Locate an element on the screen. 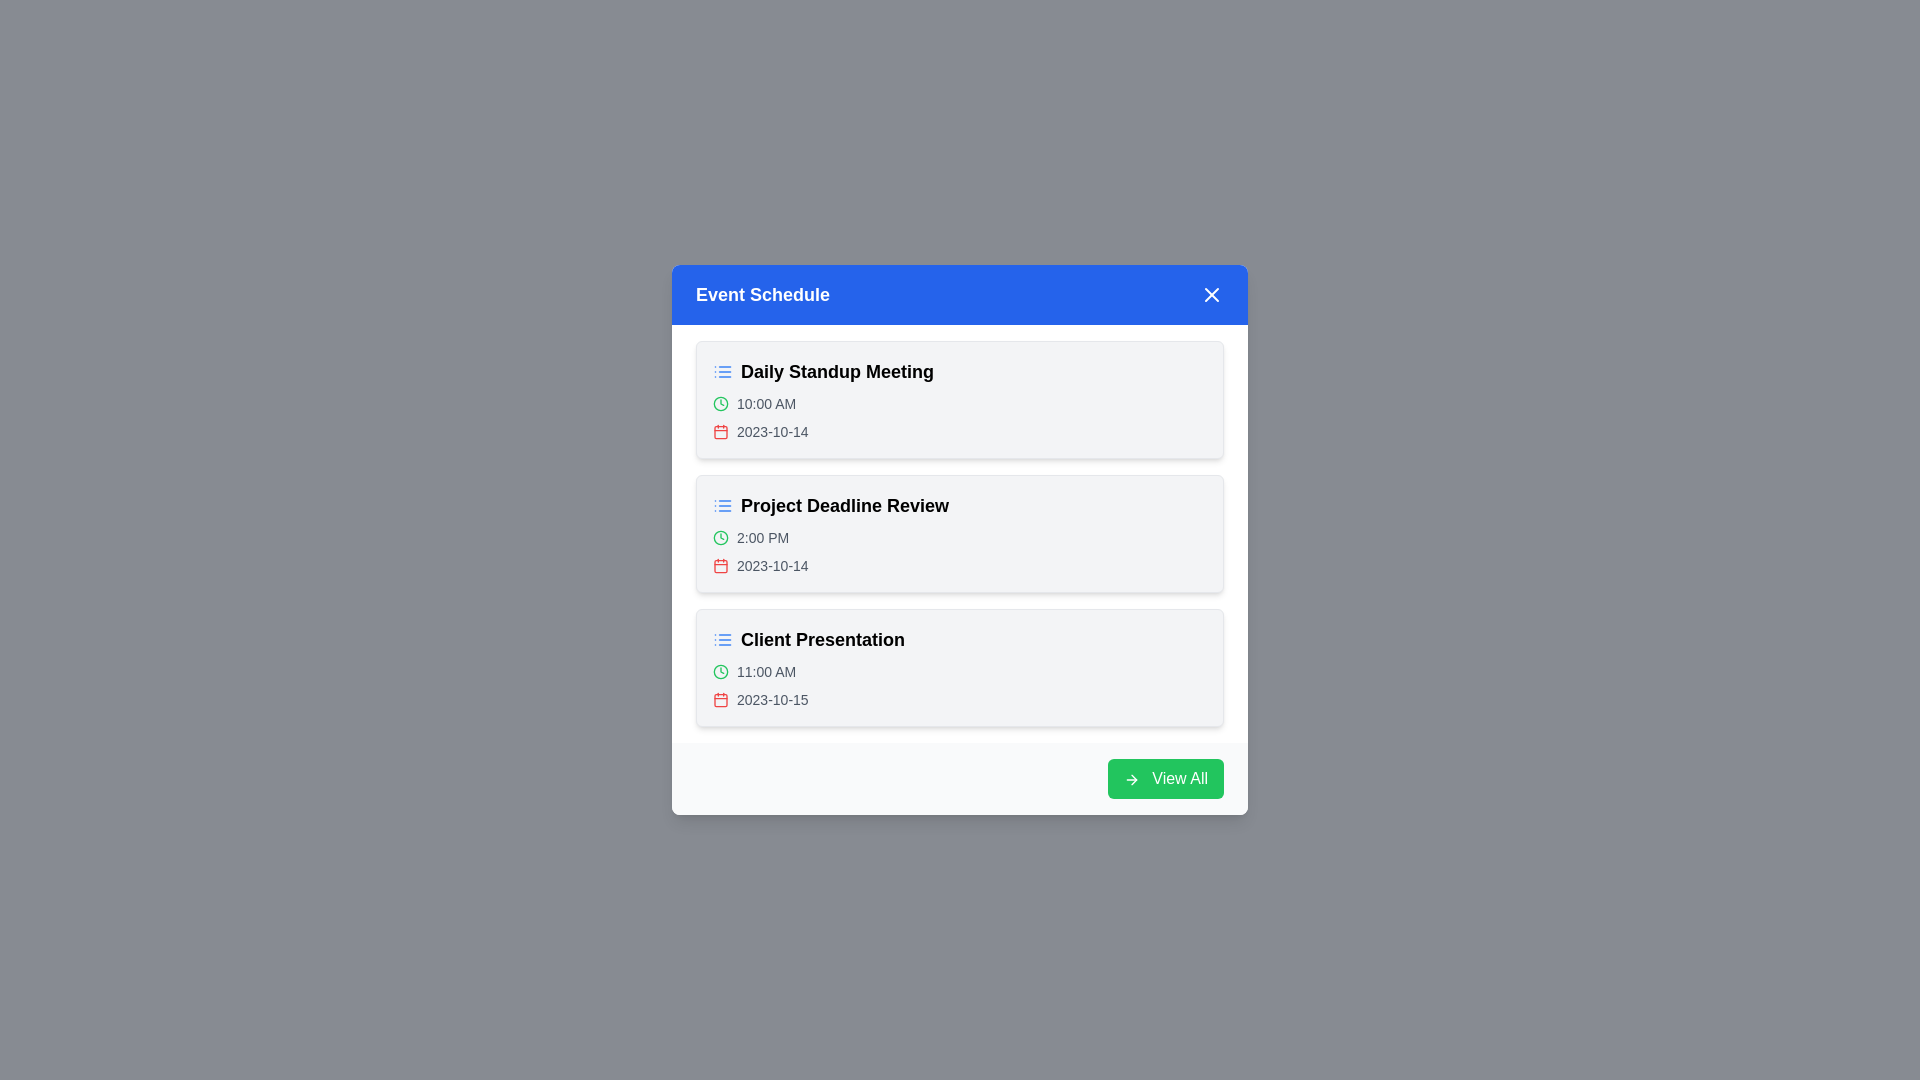 This screenshot has width=1920, height=1080. the title Text label located at the top left of the modal window, which describes the event schedule is located at coordinates (762, 294).